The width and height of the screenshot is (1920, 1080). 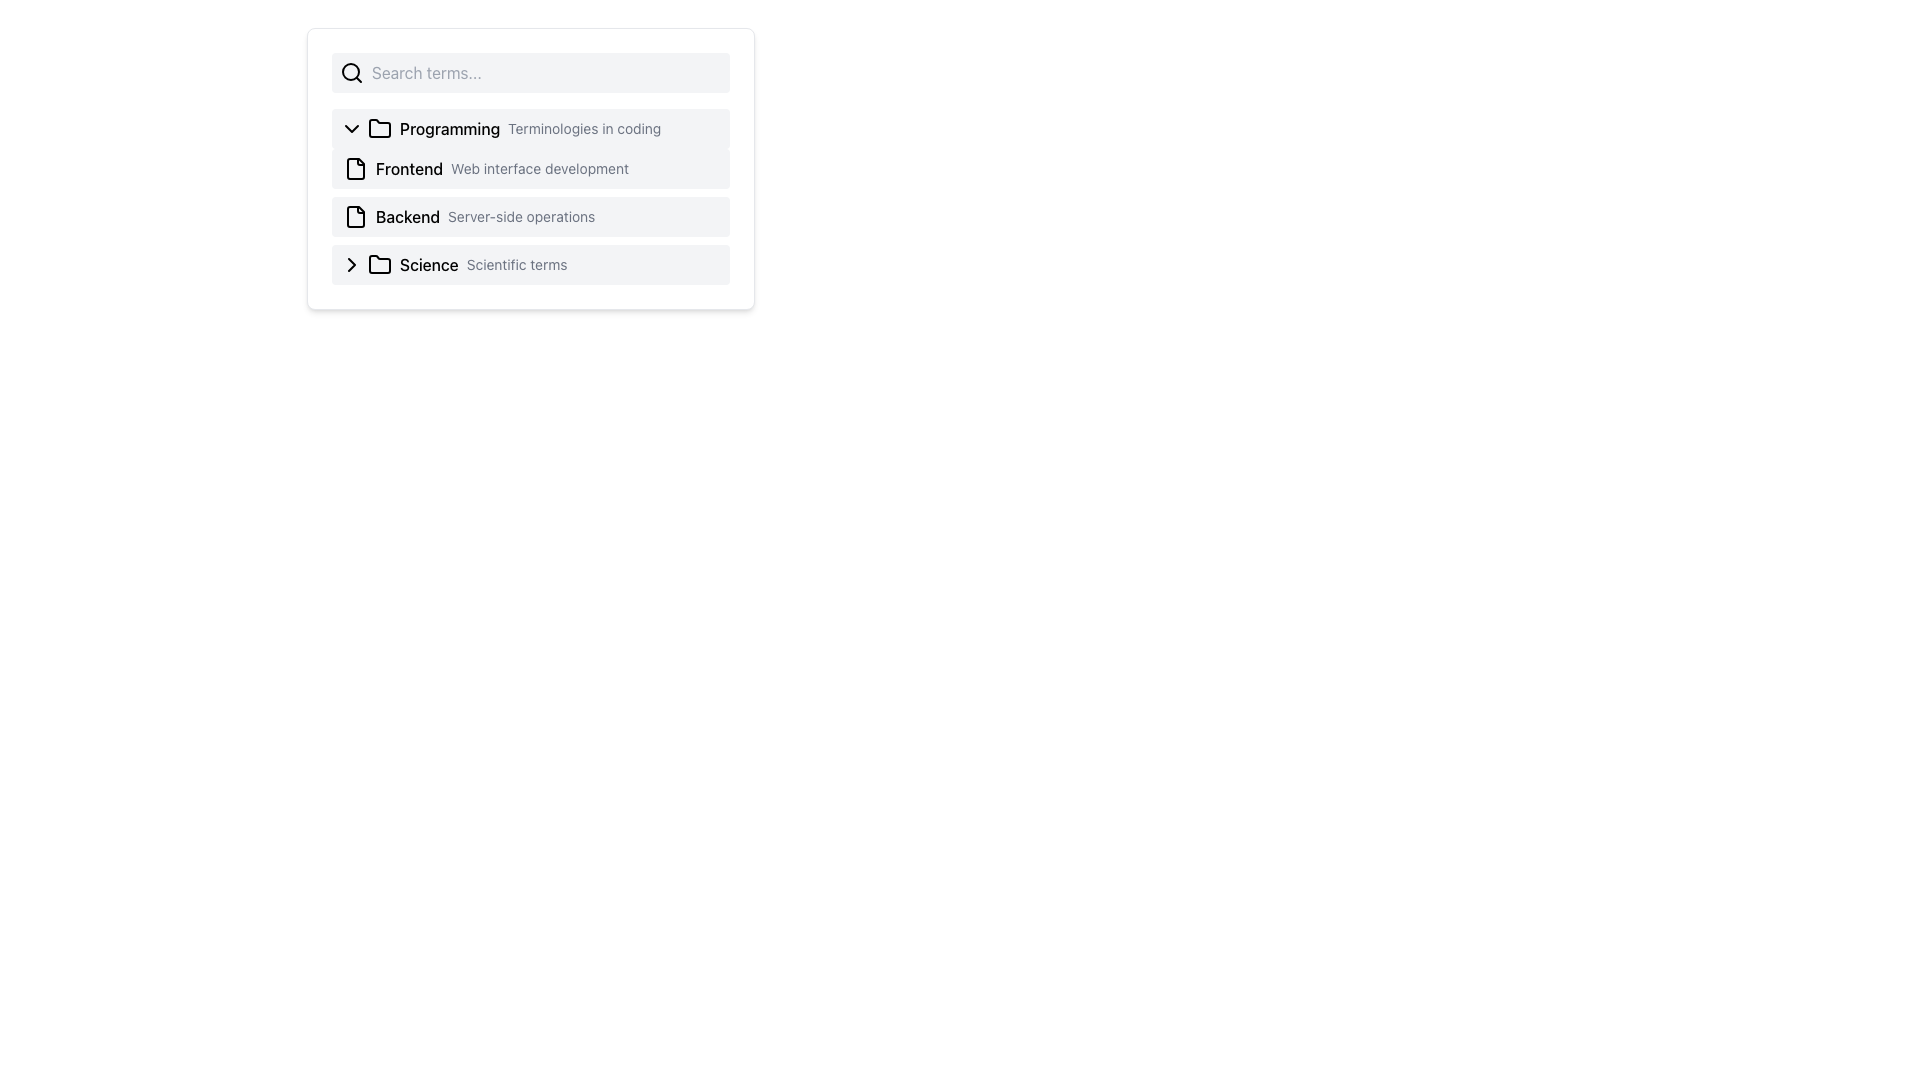 I want to click on the folder icon representing the 'Science' category, which is located to the left of the 'Science' text in a vertical list of categories, so click(x=379, y=263).